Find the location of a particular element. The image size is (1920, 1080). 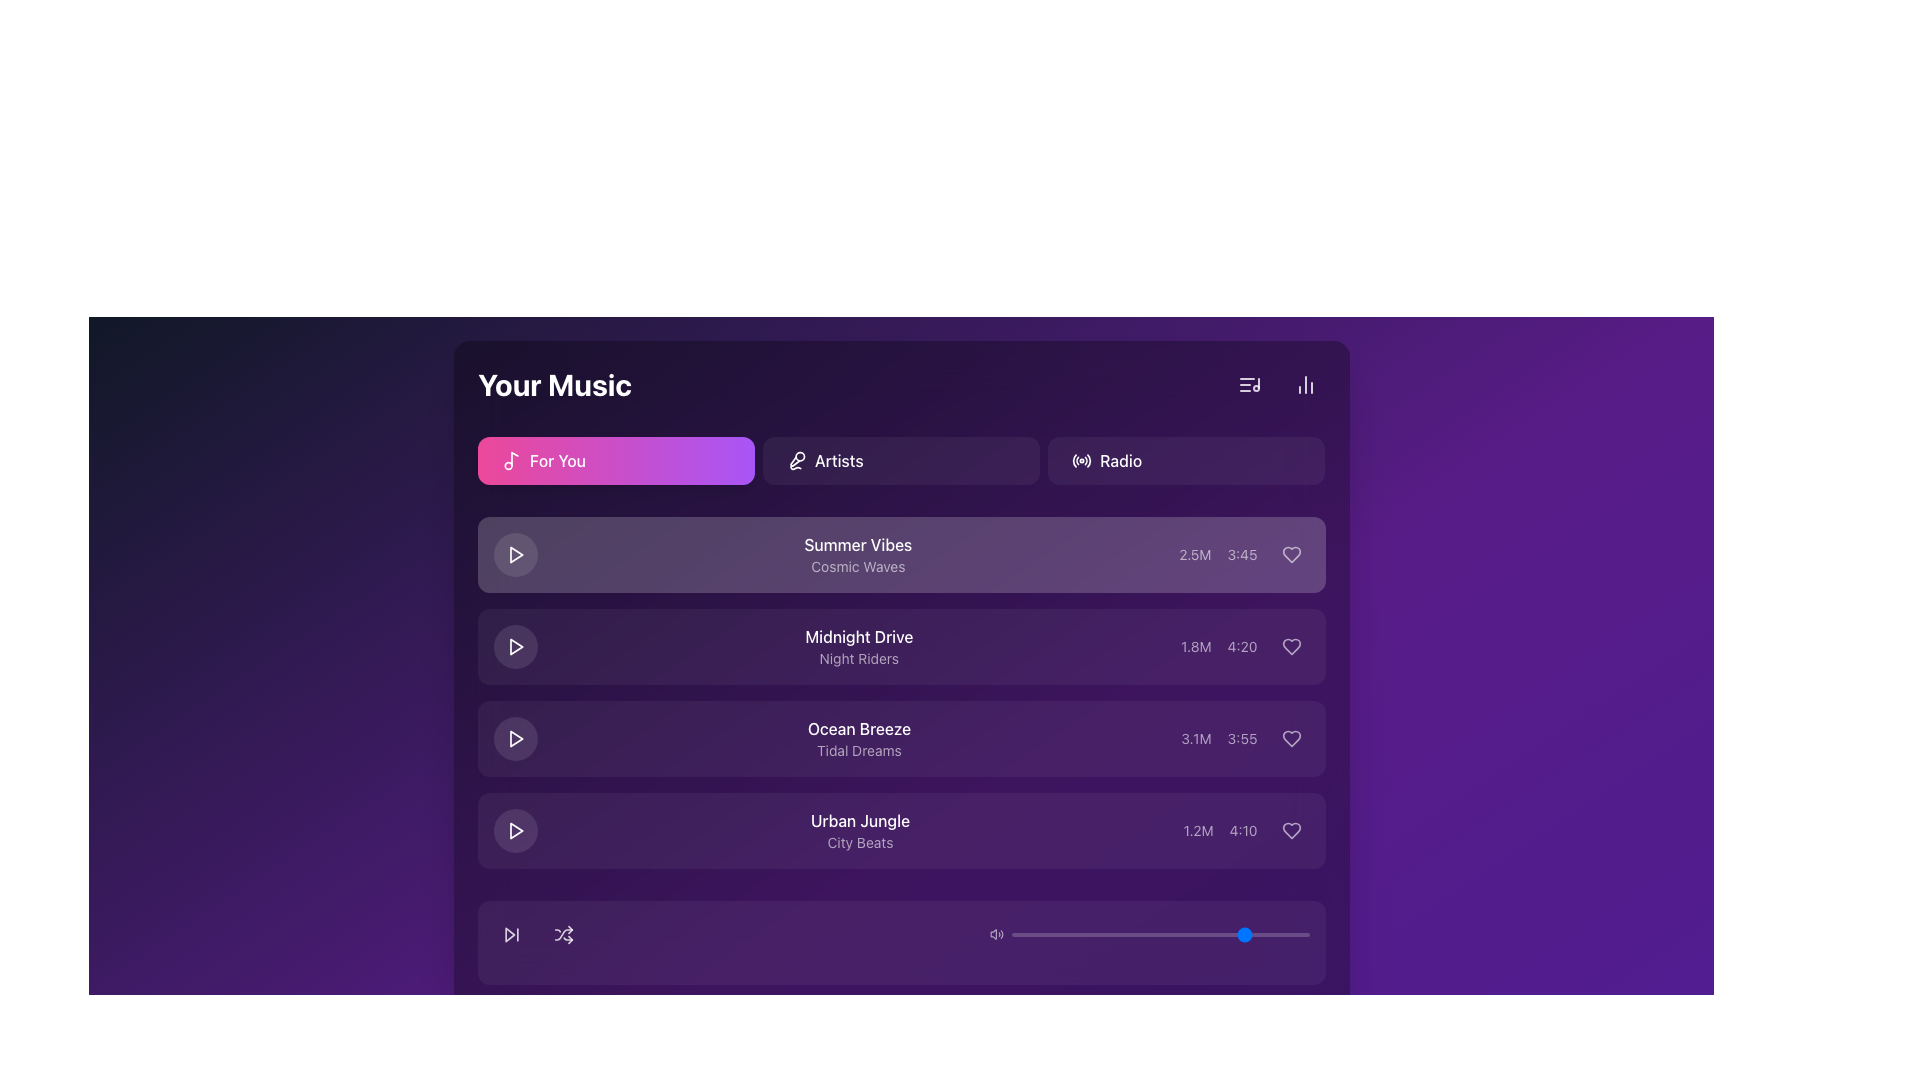

the musical-themed list icon located in the top-right corner of the application interface is located at coordinates (1248, 385).